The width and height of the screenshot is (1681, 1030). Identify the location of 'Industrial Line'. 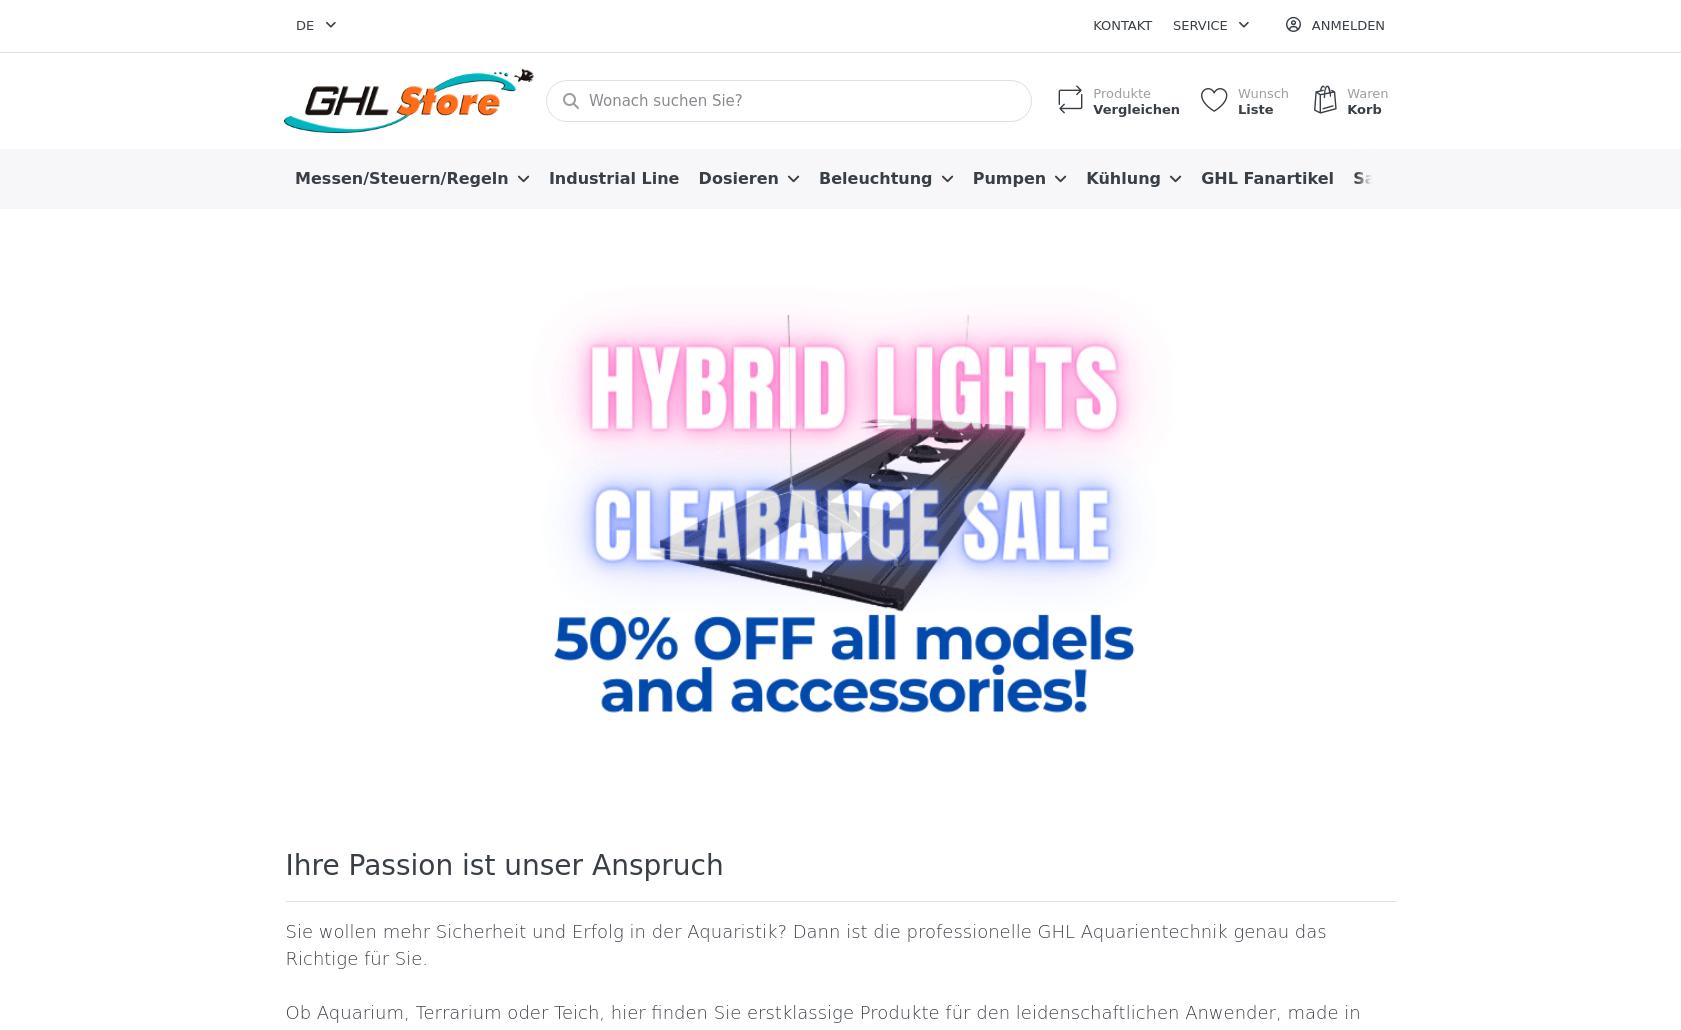
(612, 177).